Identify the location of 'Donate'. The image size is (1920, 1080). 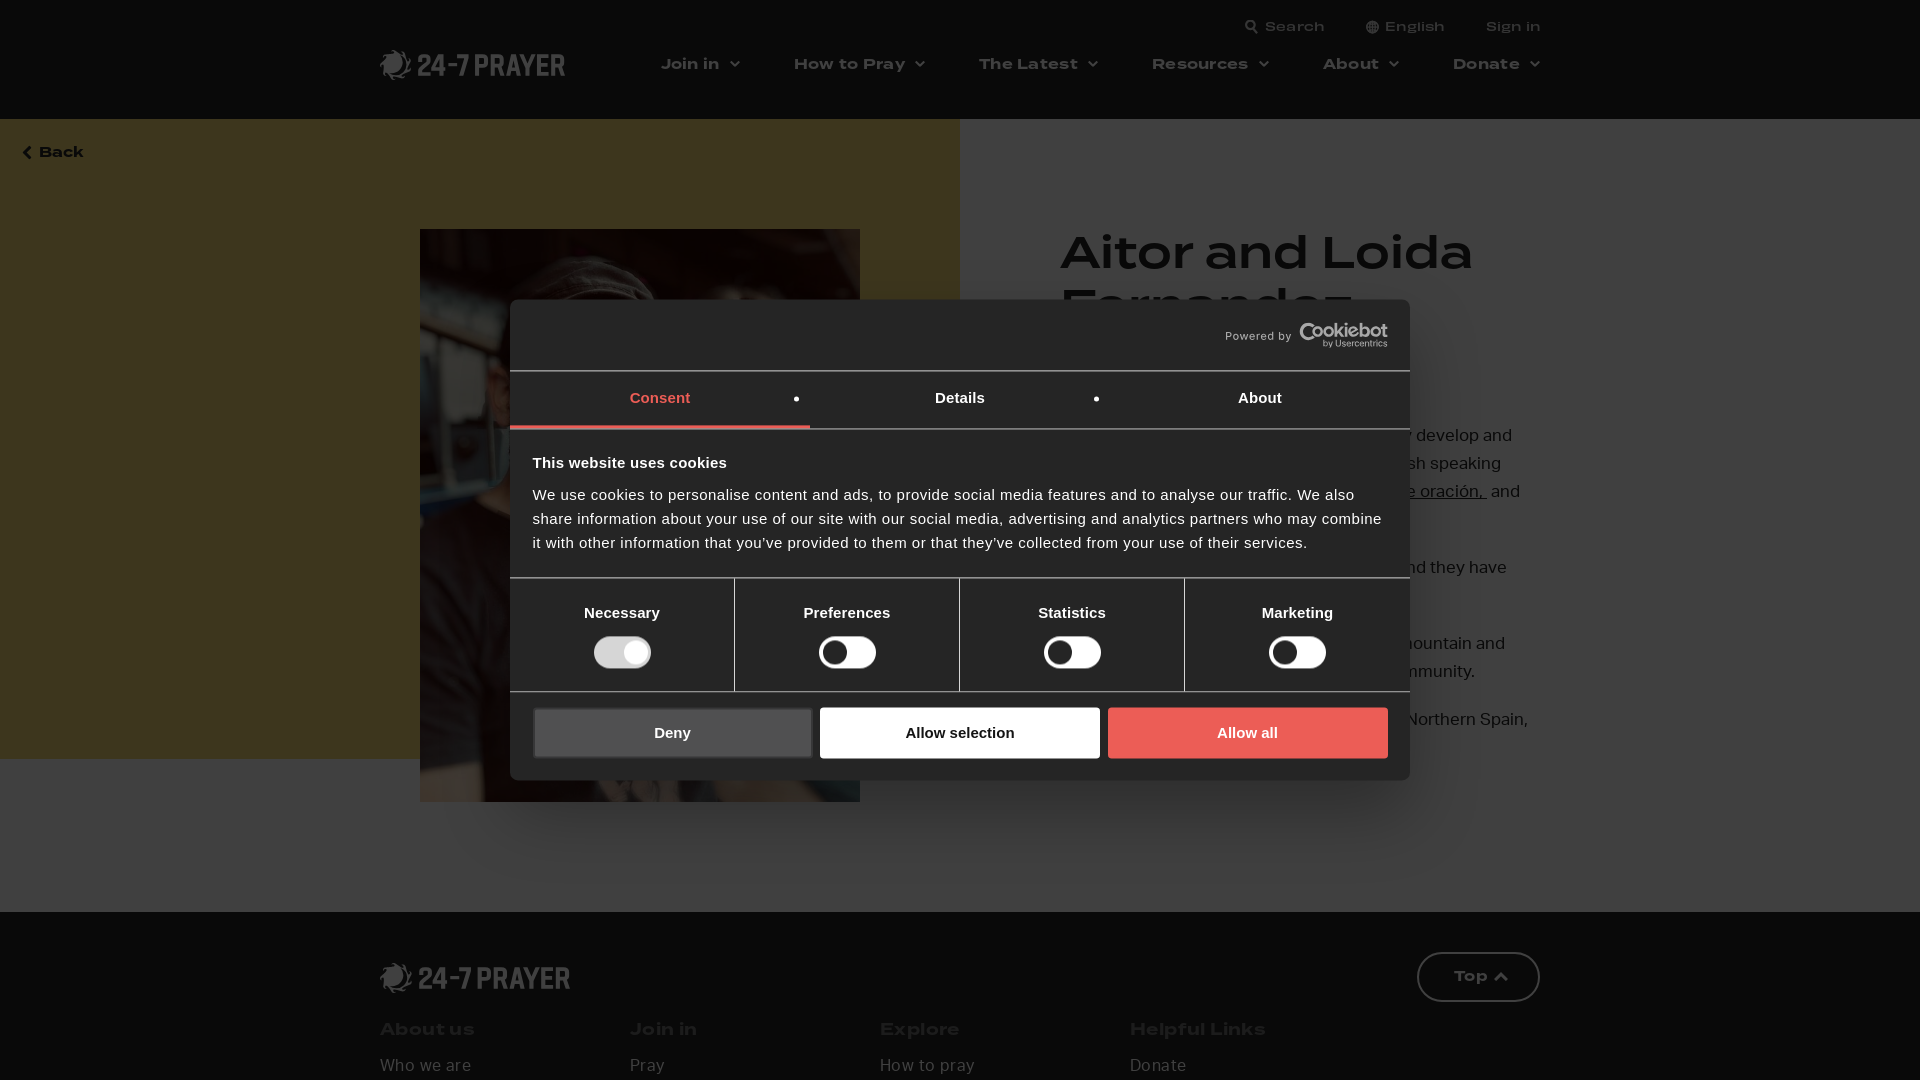
(1157, 1067).